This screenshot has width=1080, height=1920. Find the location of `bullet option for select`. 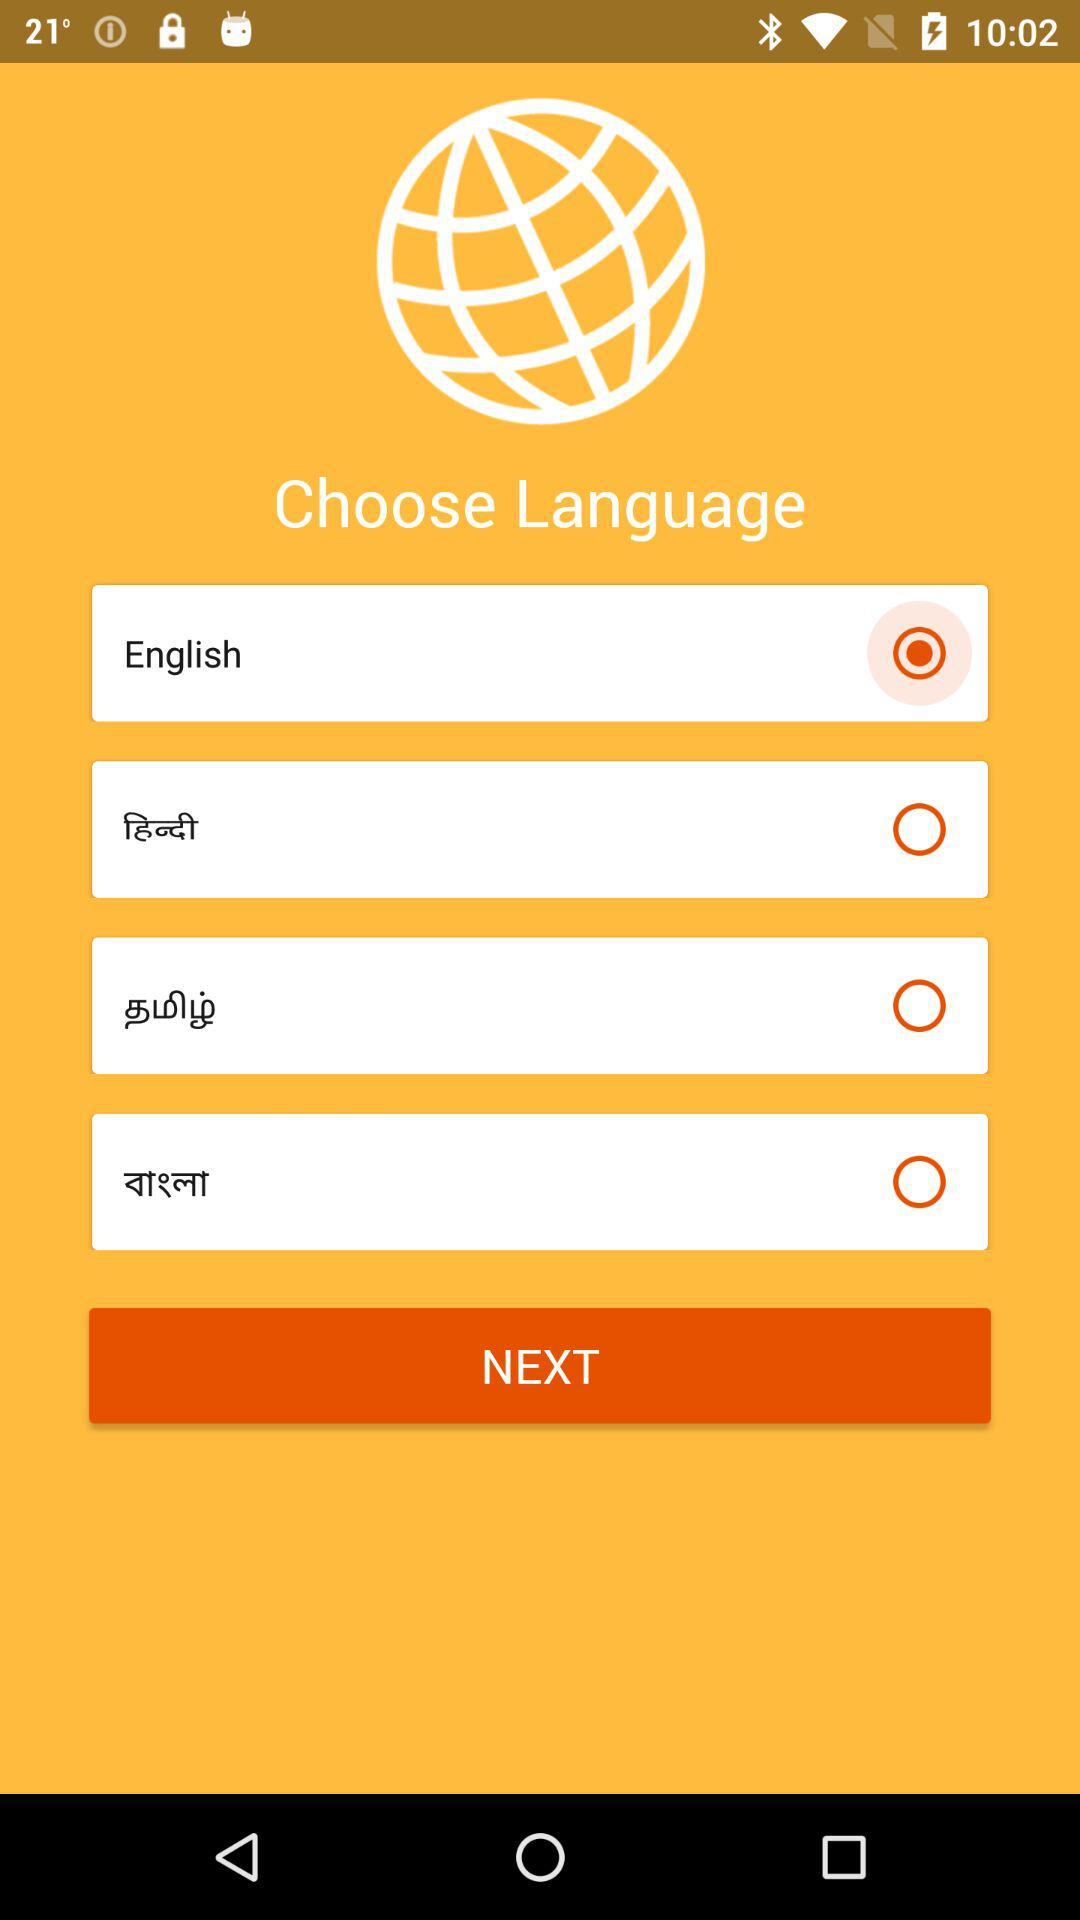

bullet option for select is located at coordinates (919, 1181).